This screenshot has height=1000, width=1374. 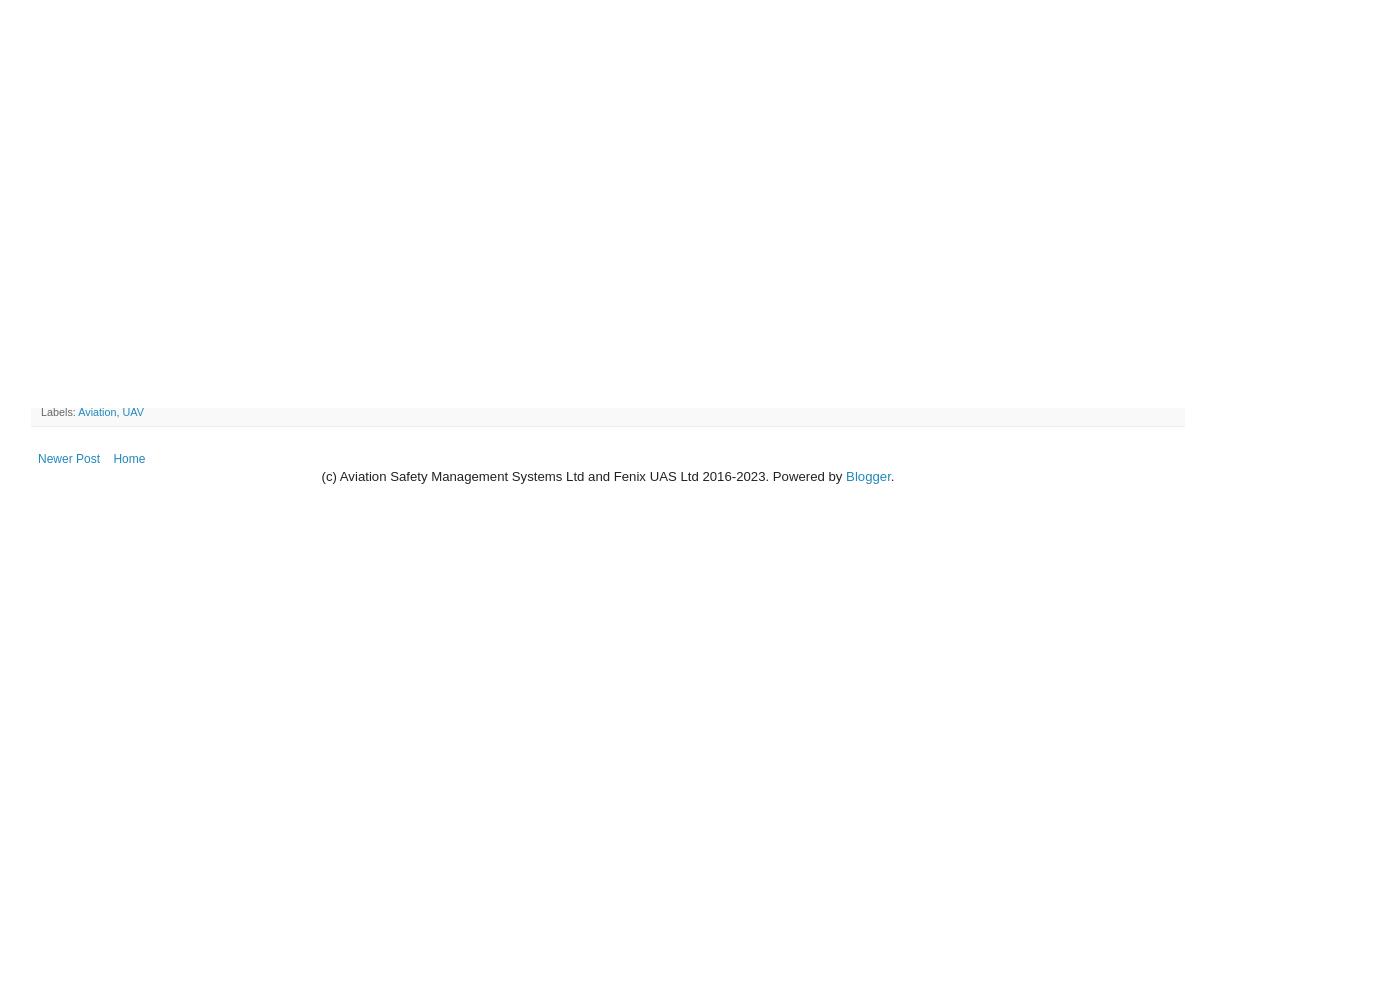 I want to click on 'BlogThis!', so click(x=89, y=394).